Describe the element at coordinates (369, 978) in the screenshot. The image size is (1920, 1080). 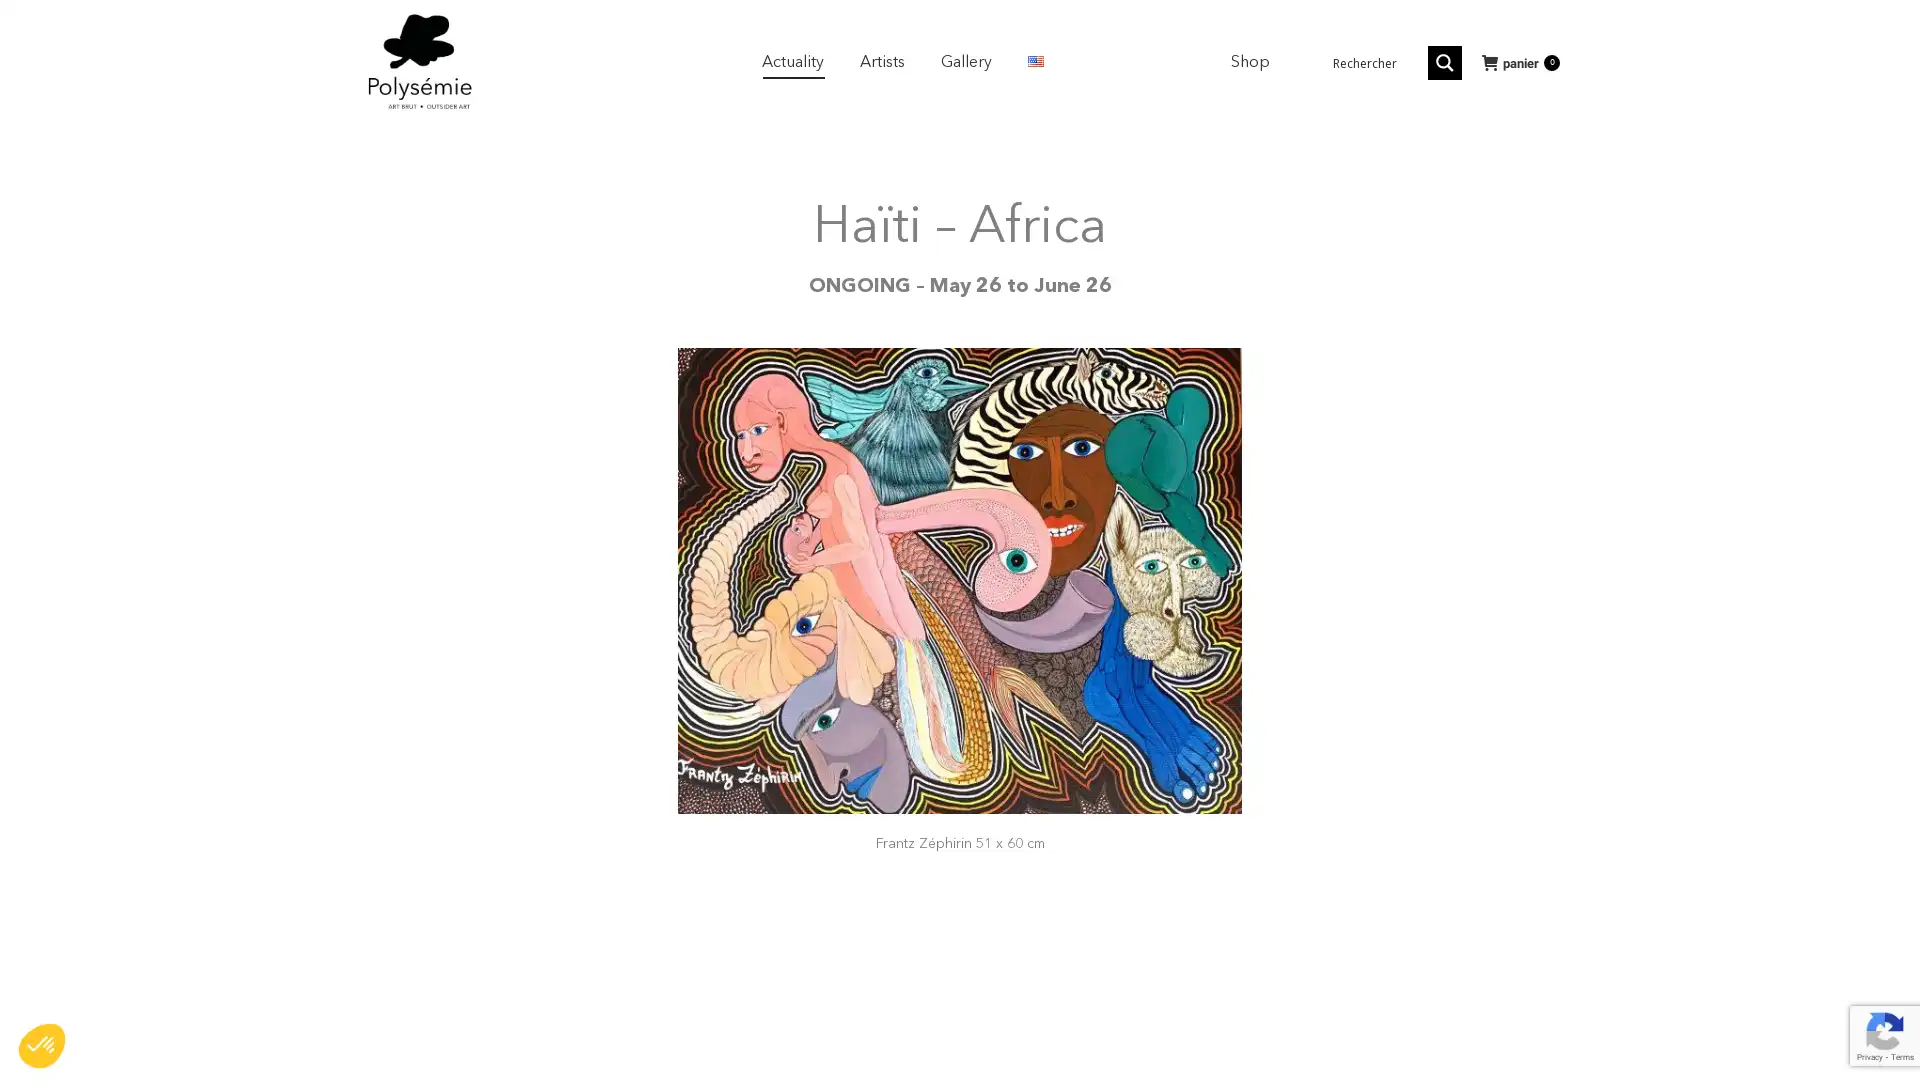
I see `OK pour moi` at that location.